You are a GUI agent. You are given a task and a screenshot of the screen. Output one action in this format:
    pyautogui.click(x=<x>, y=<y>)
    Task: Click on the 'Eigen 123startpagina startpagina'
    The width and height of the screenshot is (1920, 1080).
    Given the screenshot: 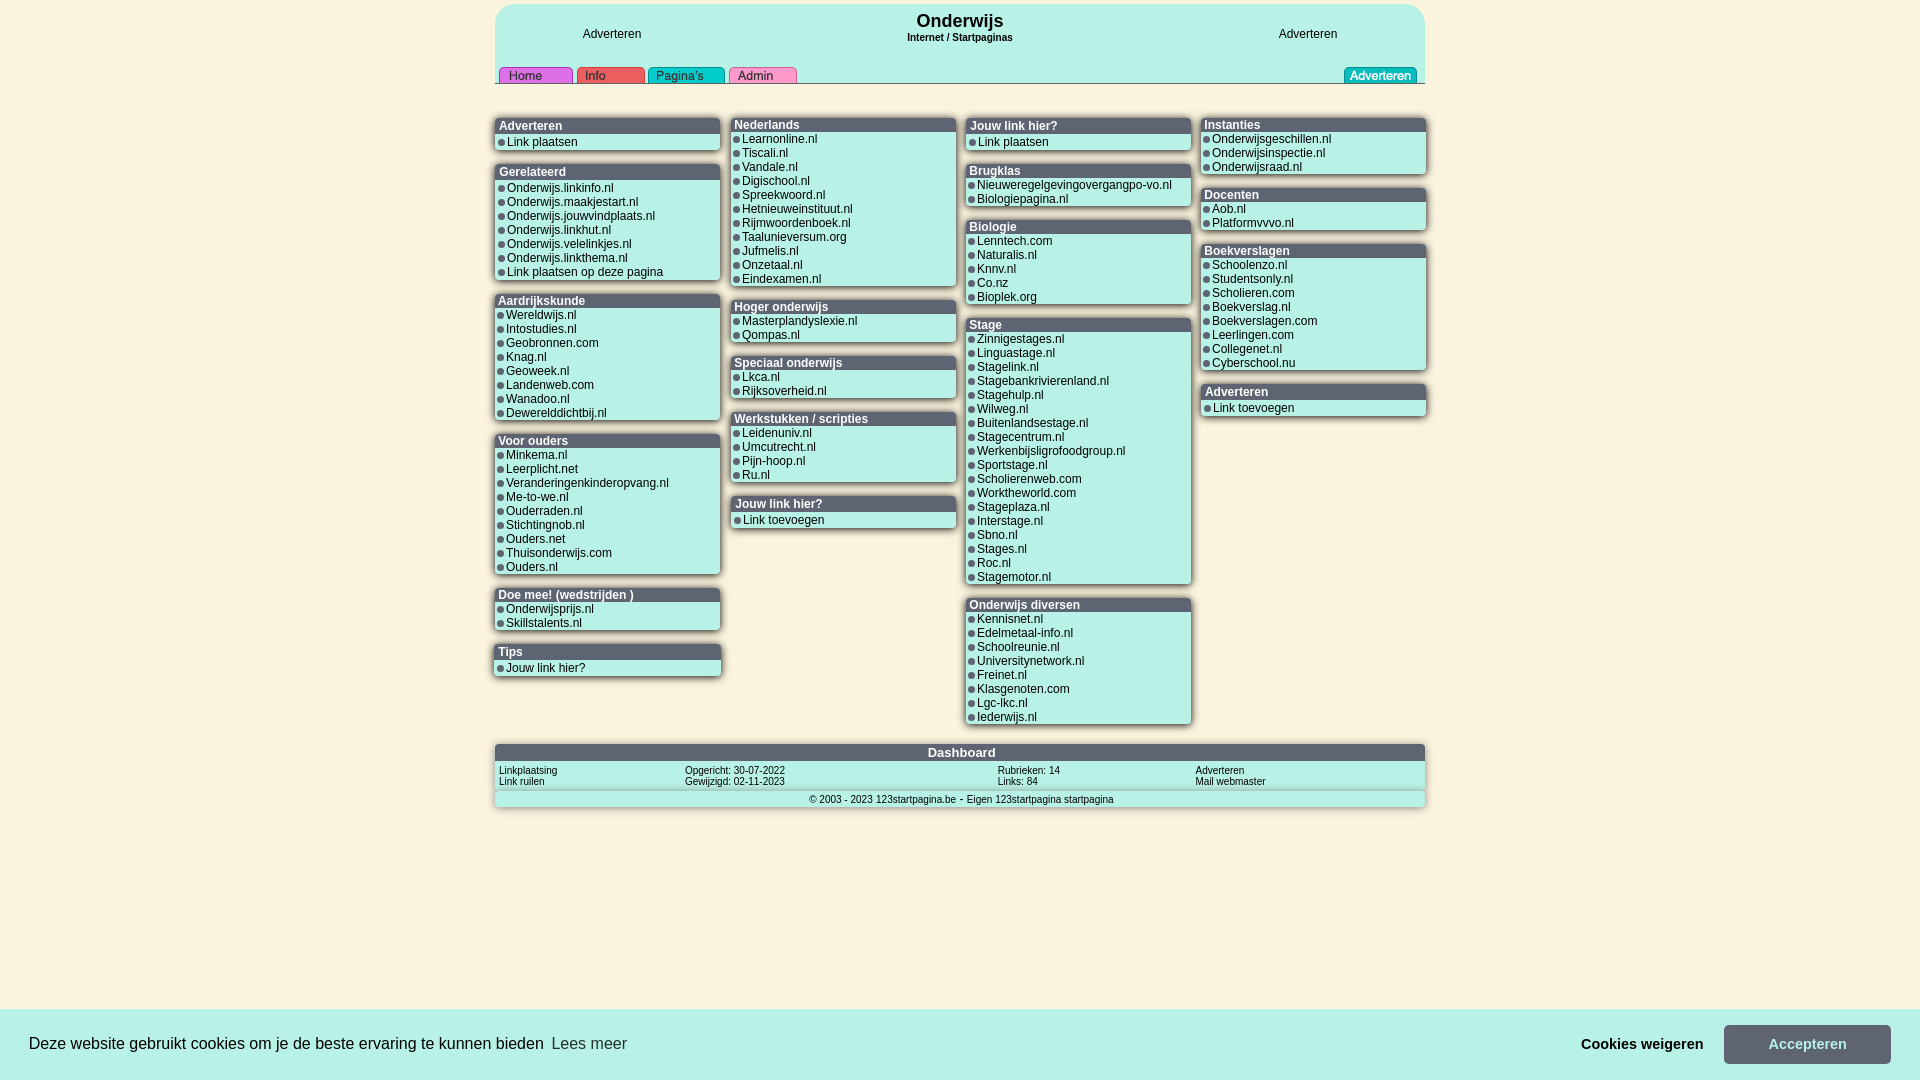 What is the action you would take?
    pyautogui.click(x=966, y=797)
    